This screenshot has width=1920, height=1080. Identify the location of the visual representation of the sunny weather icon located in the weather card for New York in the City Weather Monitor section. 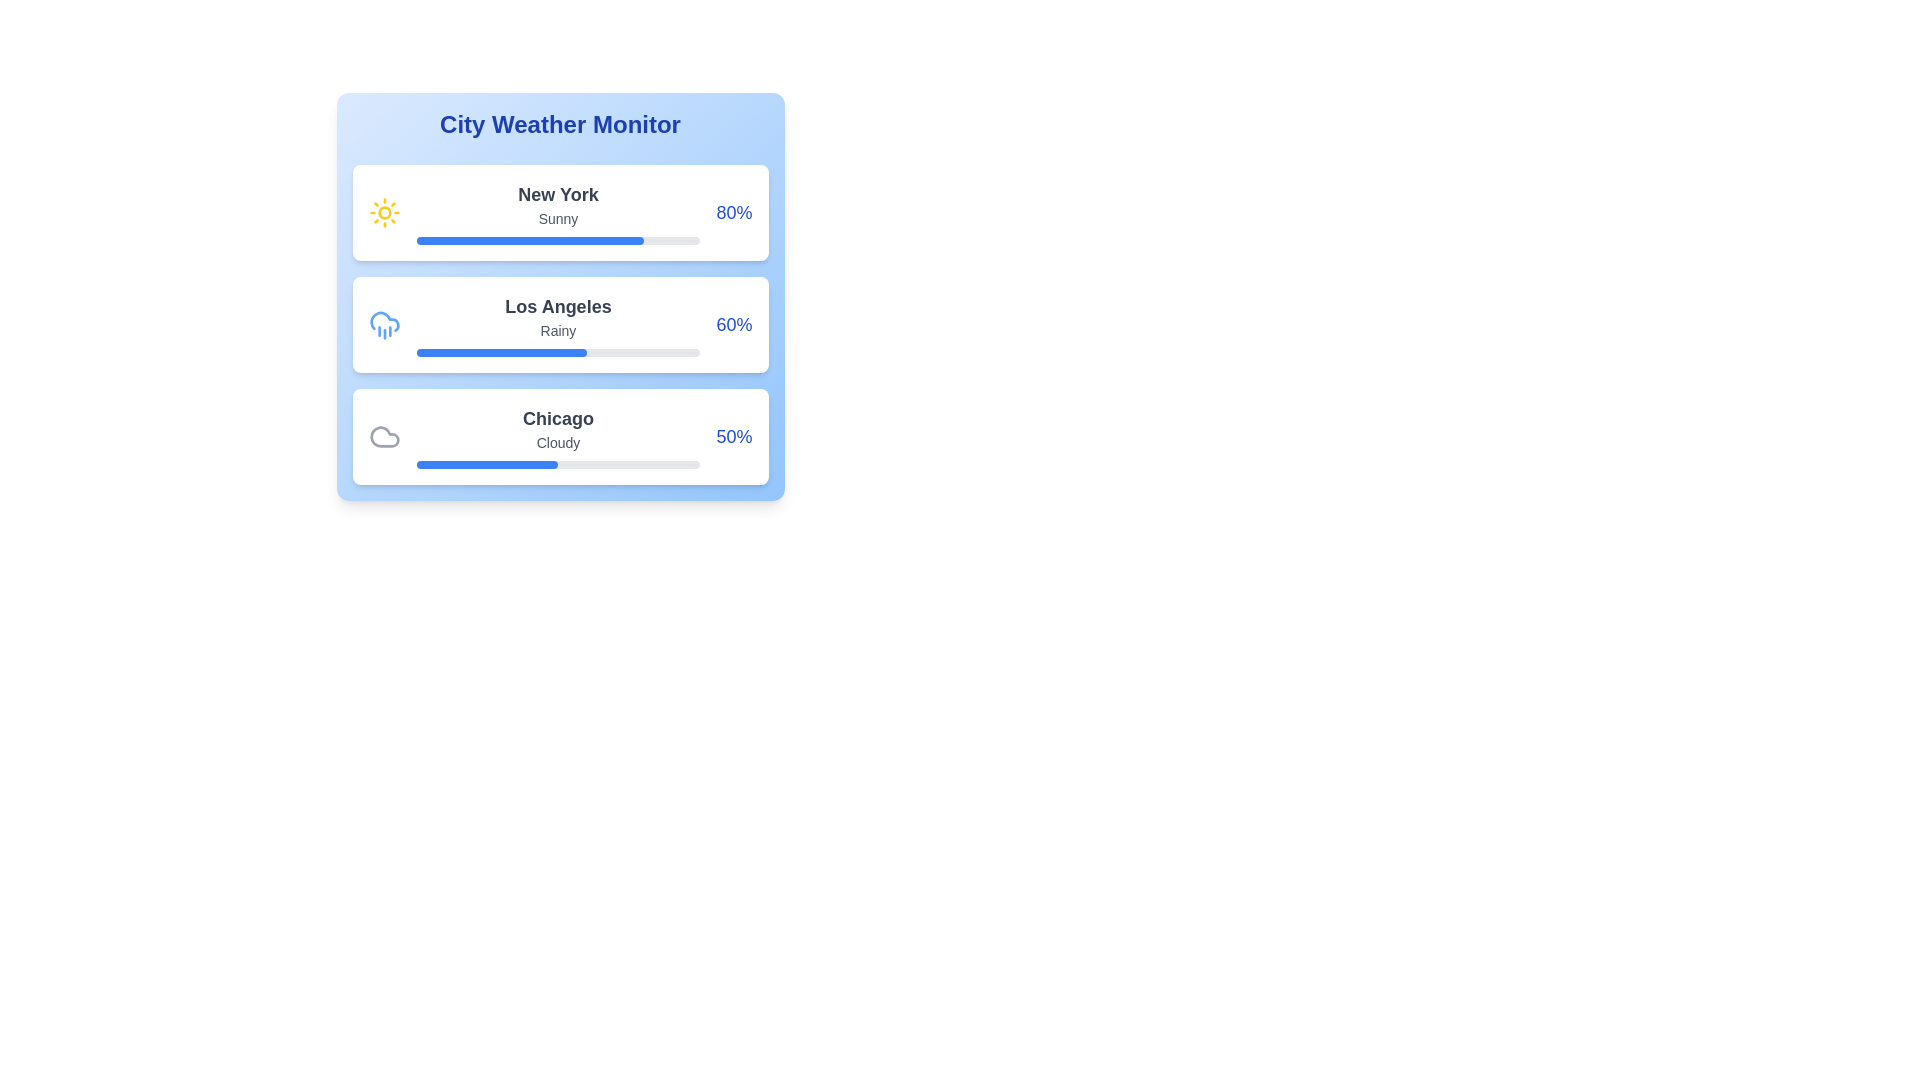
(384, 212).